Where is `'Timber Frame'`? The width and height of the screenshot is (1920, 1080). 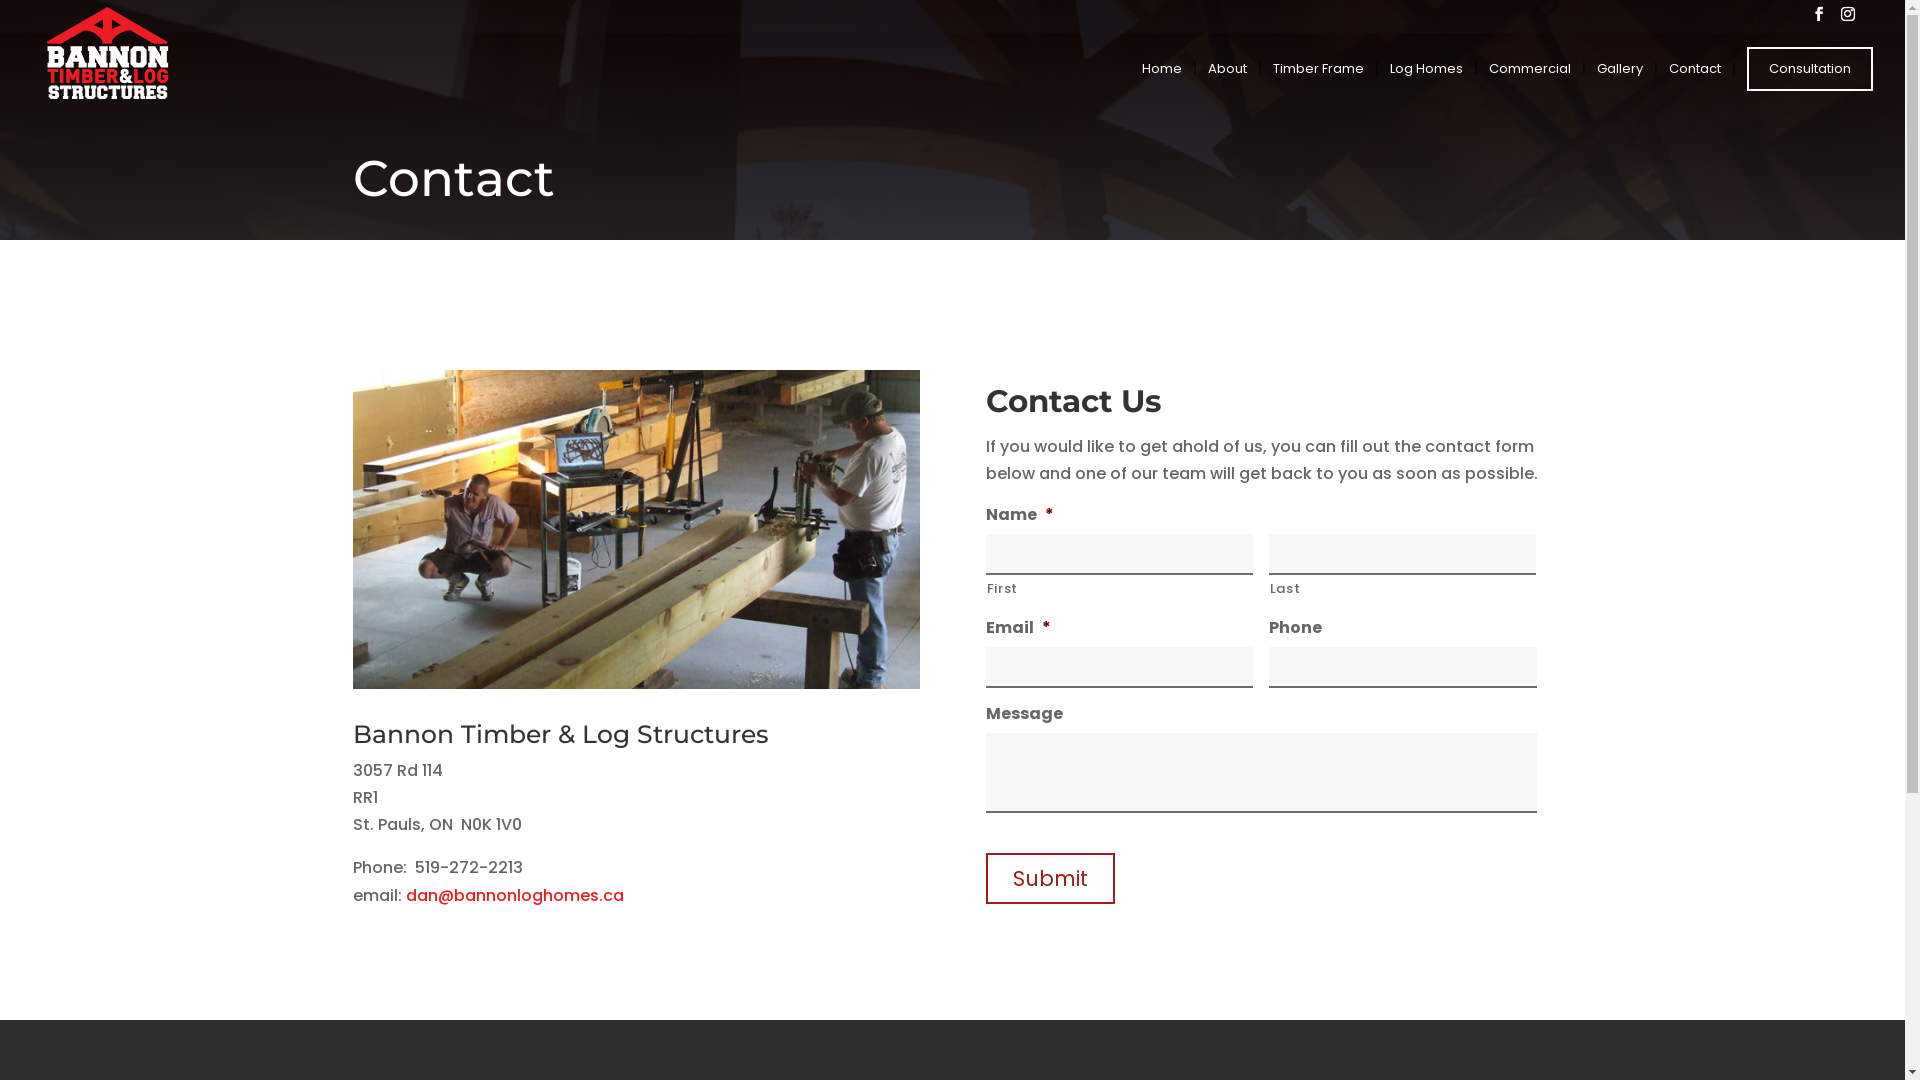 'Timber Frame' is located at coordinates (1271, 82).